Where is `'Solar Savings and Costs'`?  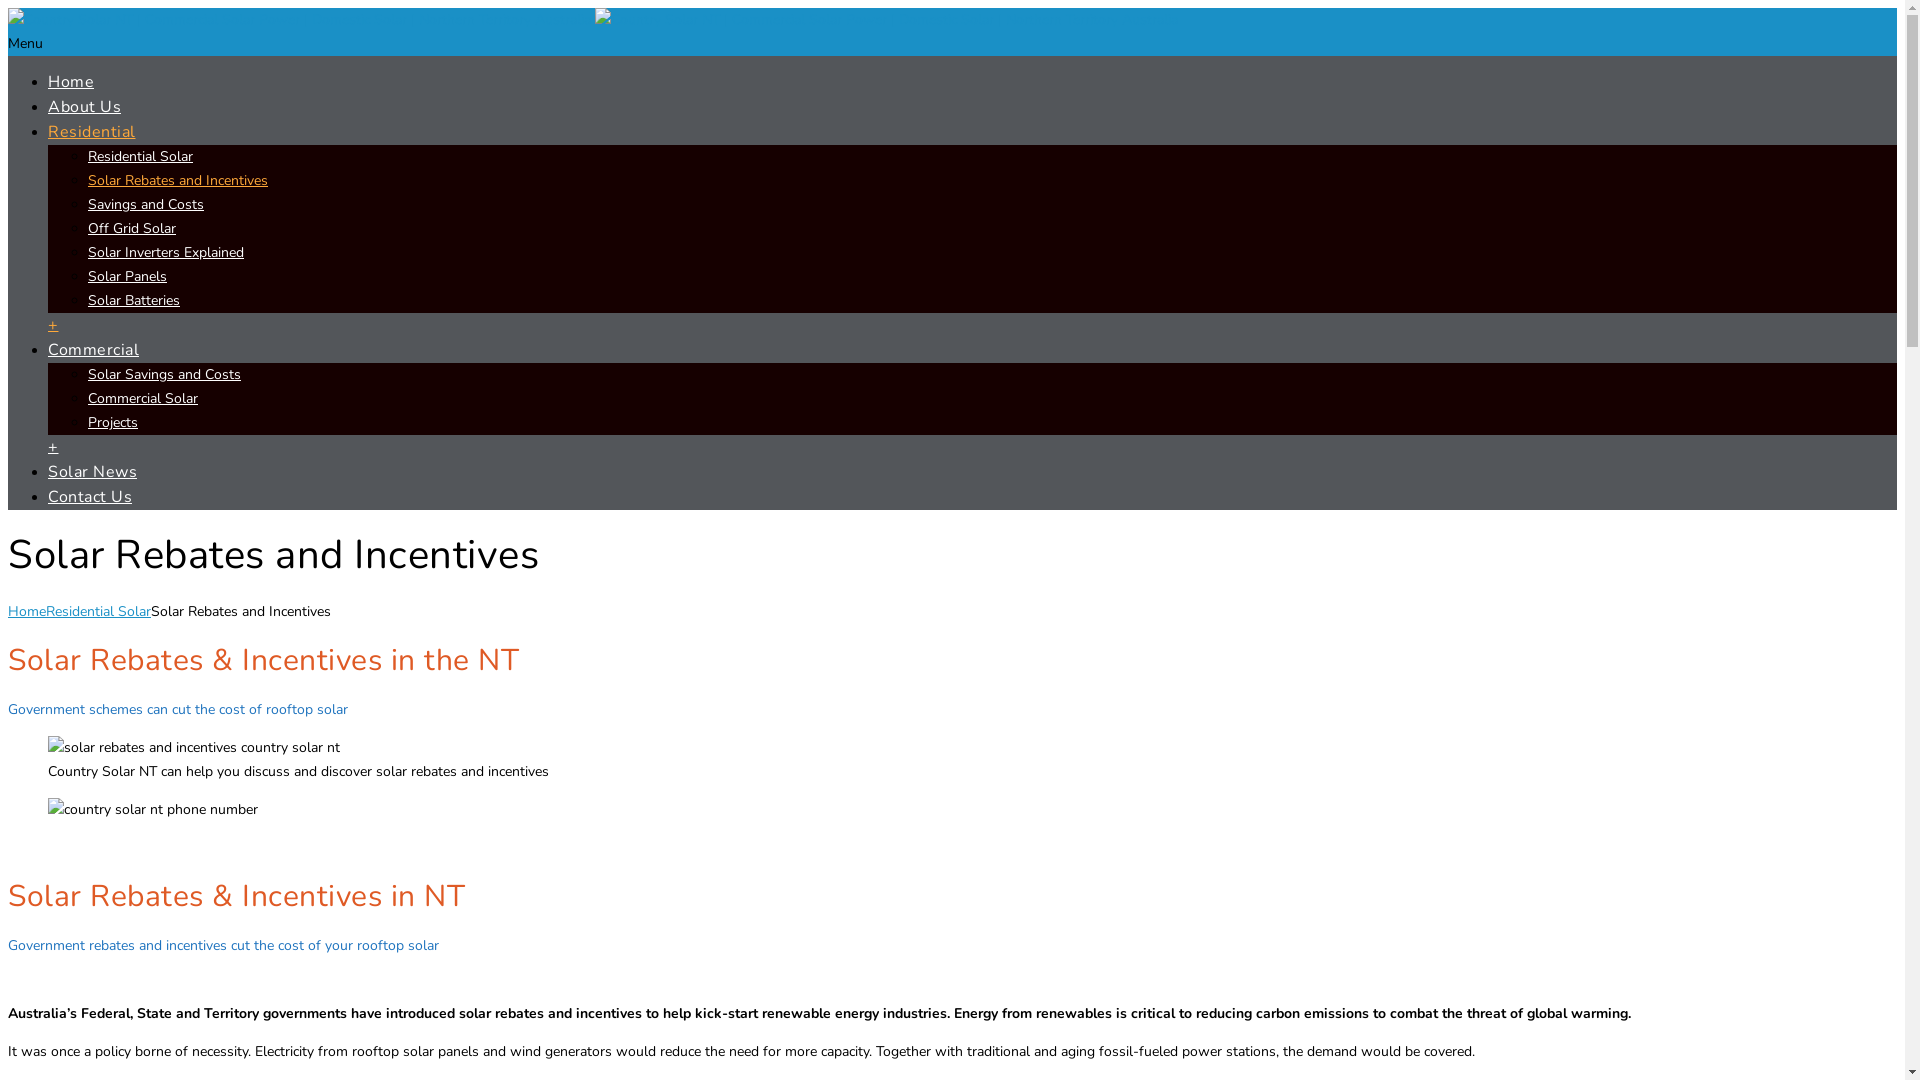 'Solar Savings and Costs' is located at coordinates (164, 374).